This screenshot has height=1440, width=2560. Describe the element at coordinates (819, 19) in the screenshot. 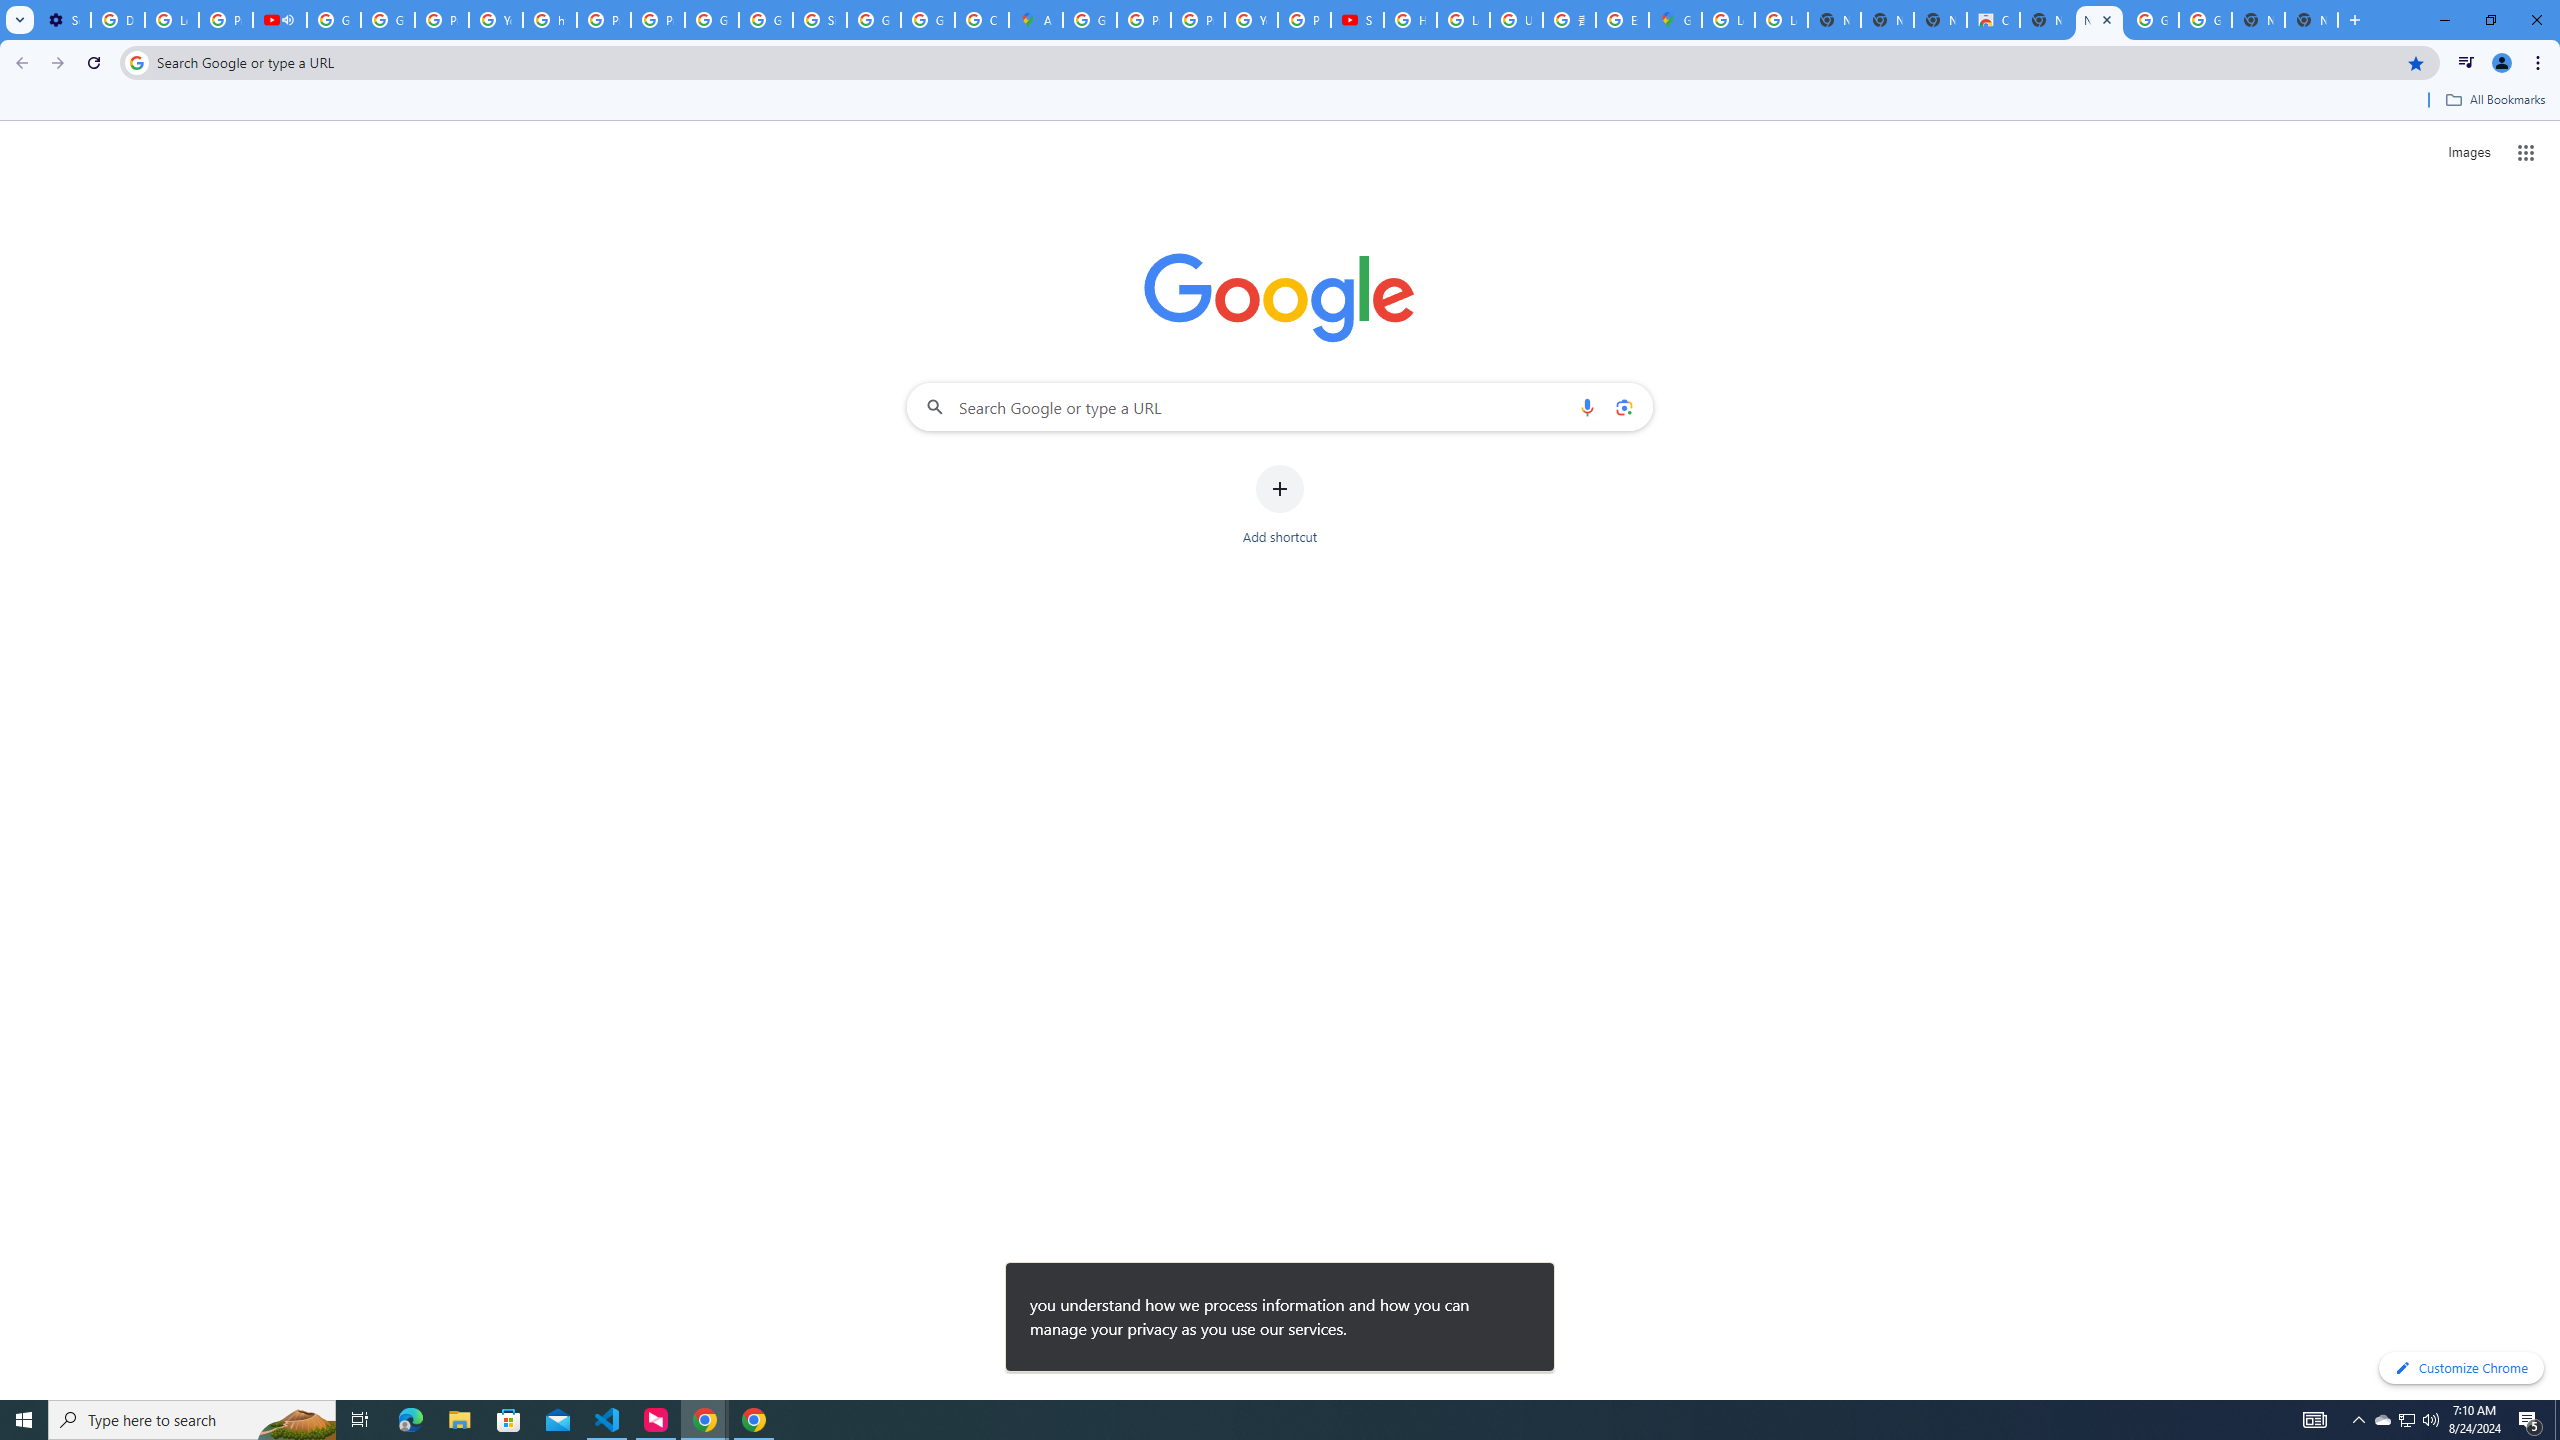

I see `'Sign in - Google Accounts'` at that location.